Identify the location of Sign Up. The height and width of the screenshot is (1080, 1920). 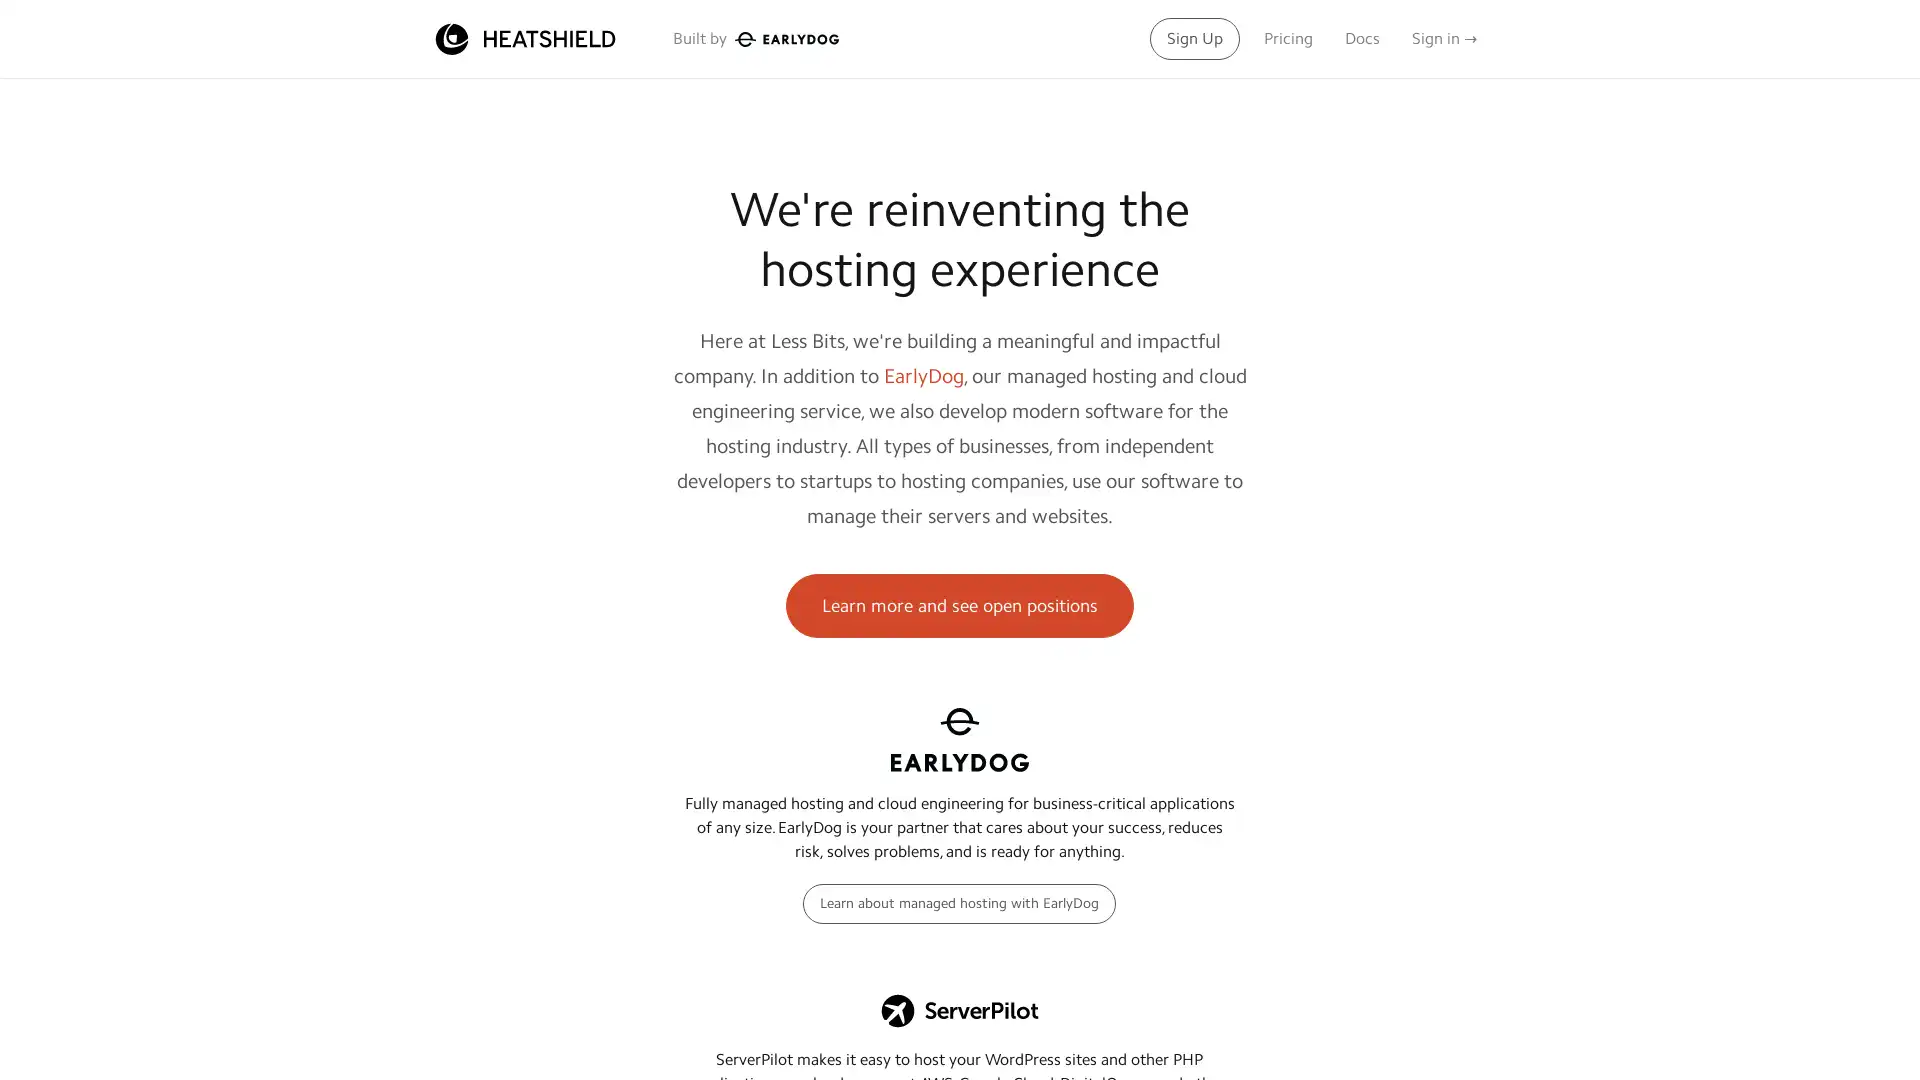
(1195, 38).